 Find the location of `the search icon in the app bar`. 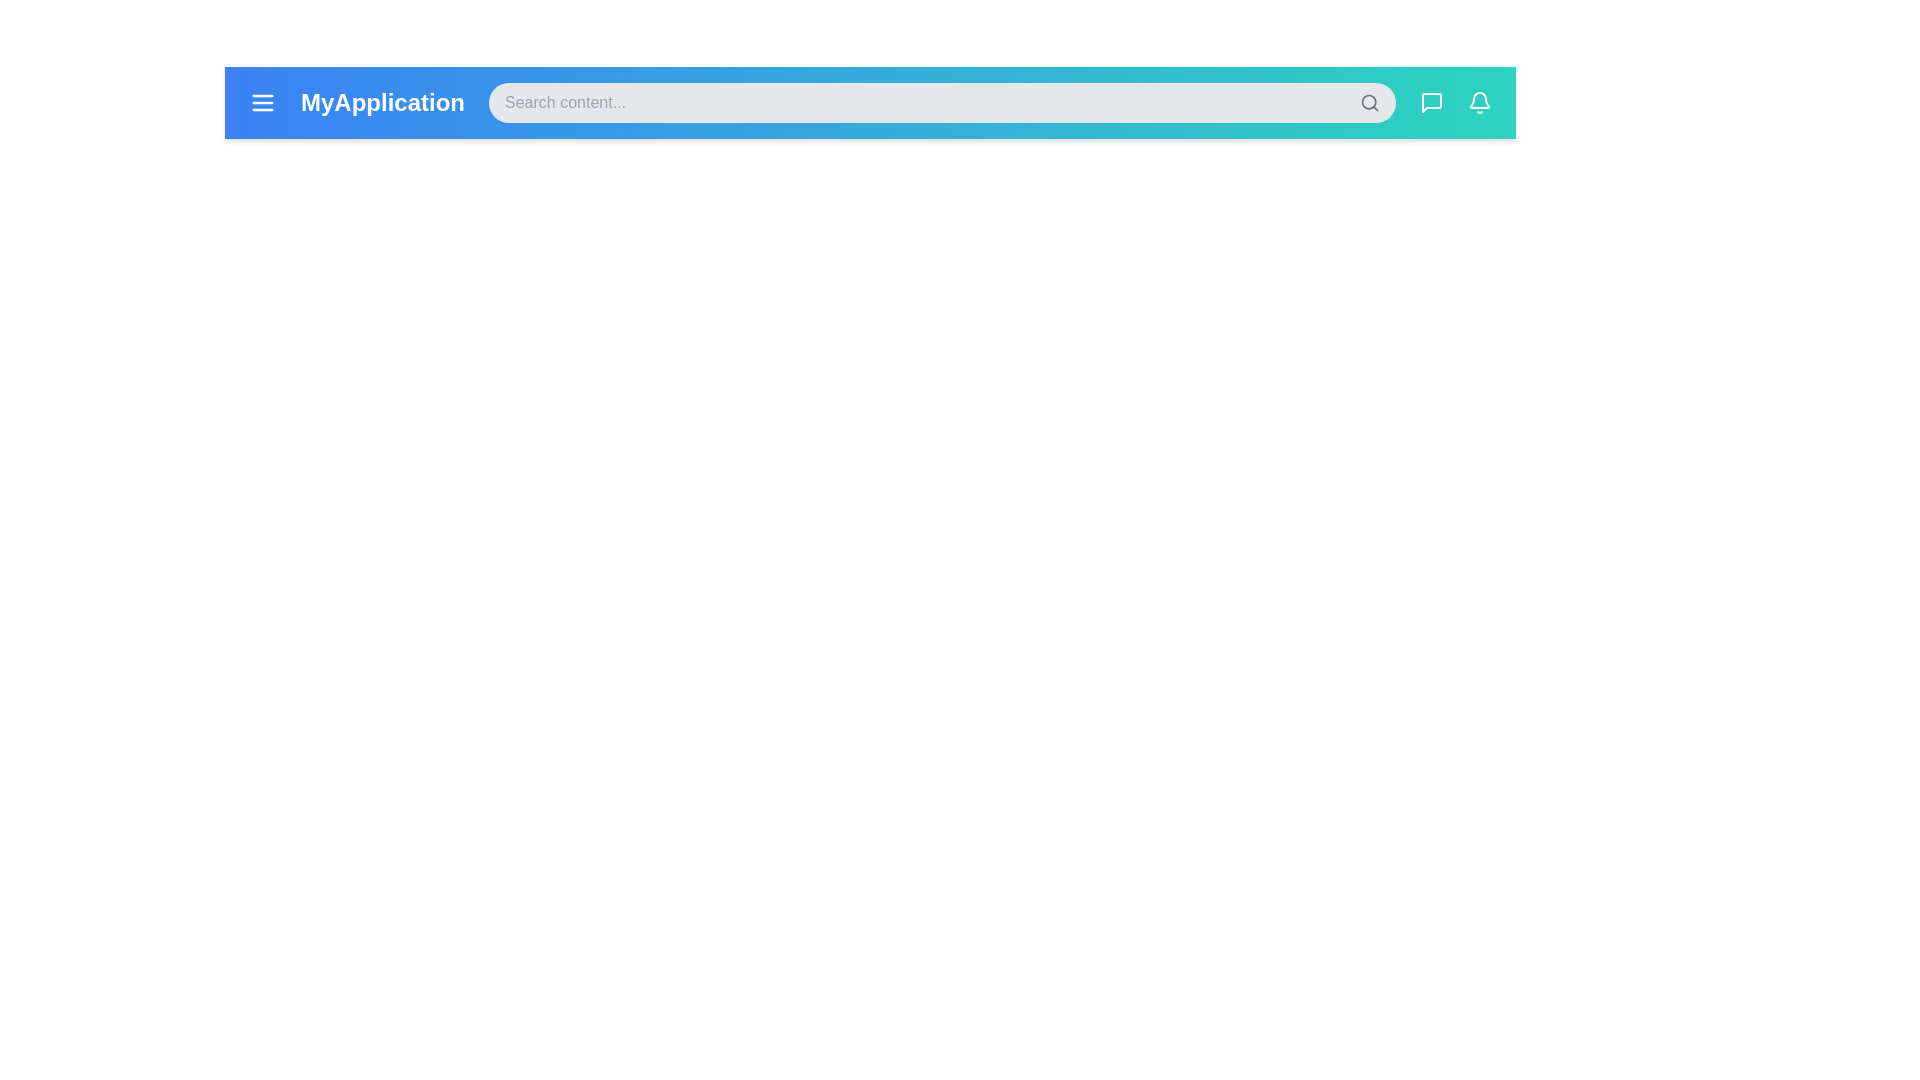

the search icon in the app bar is located at coordinates (1368, 103).